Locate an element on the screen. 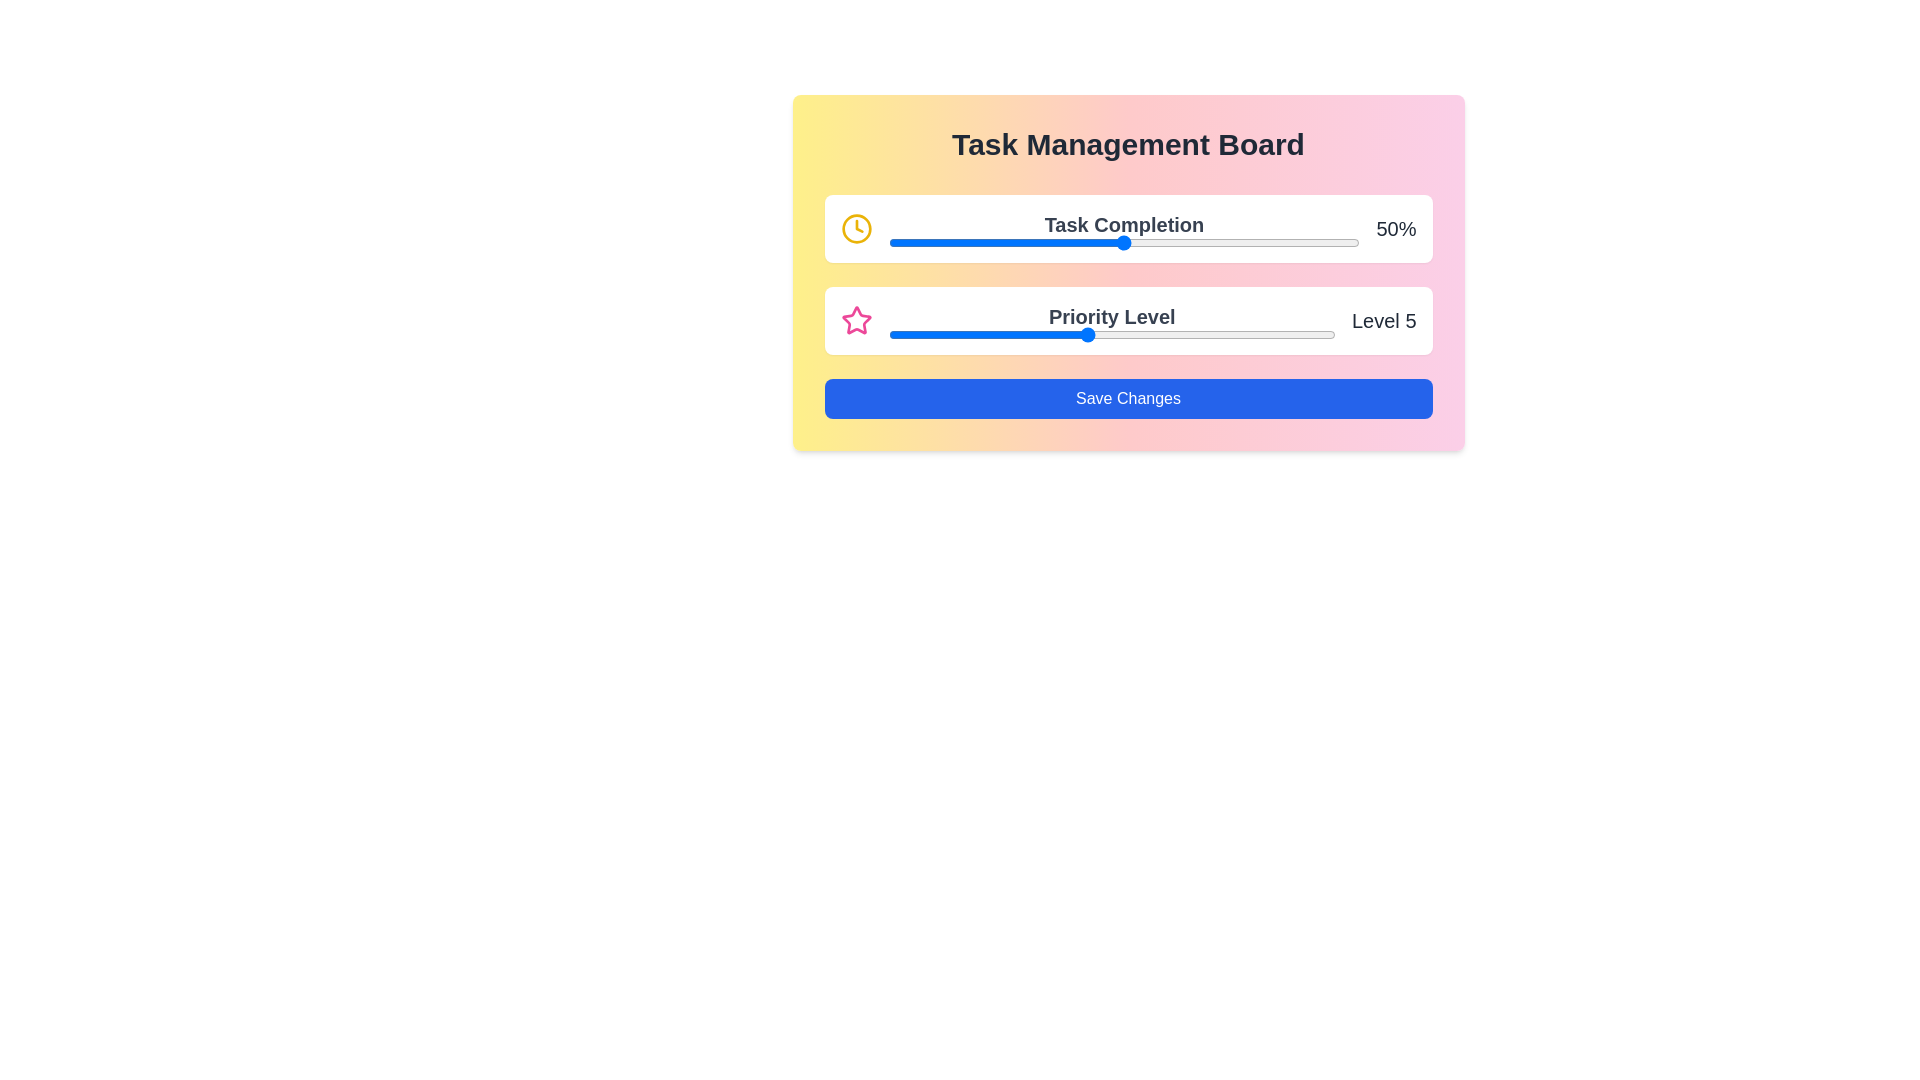  the priority level is located at coordinates (1235, 334).